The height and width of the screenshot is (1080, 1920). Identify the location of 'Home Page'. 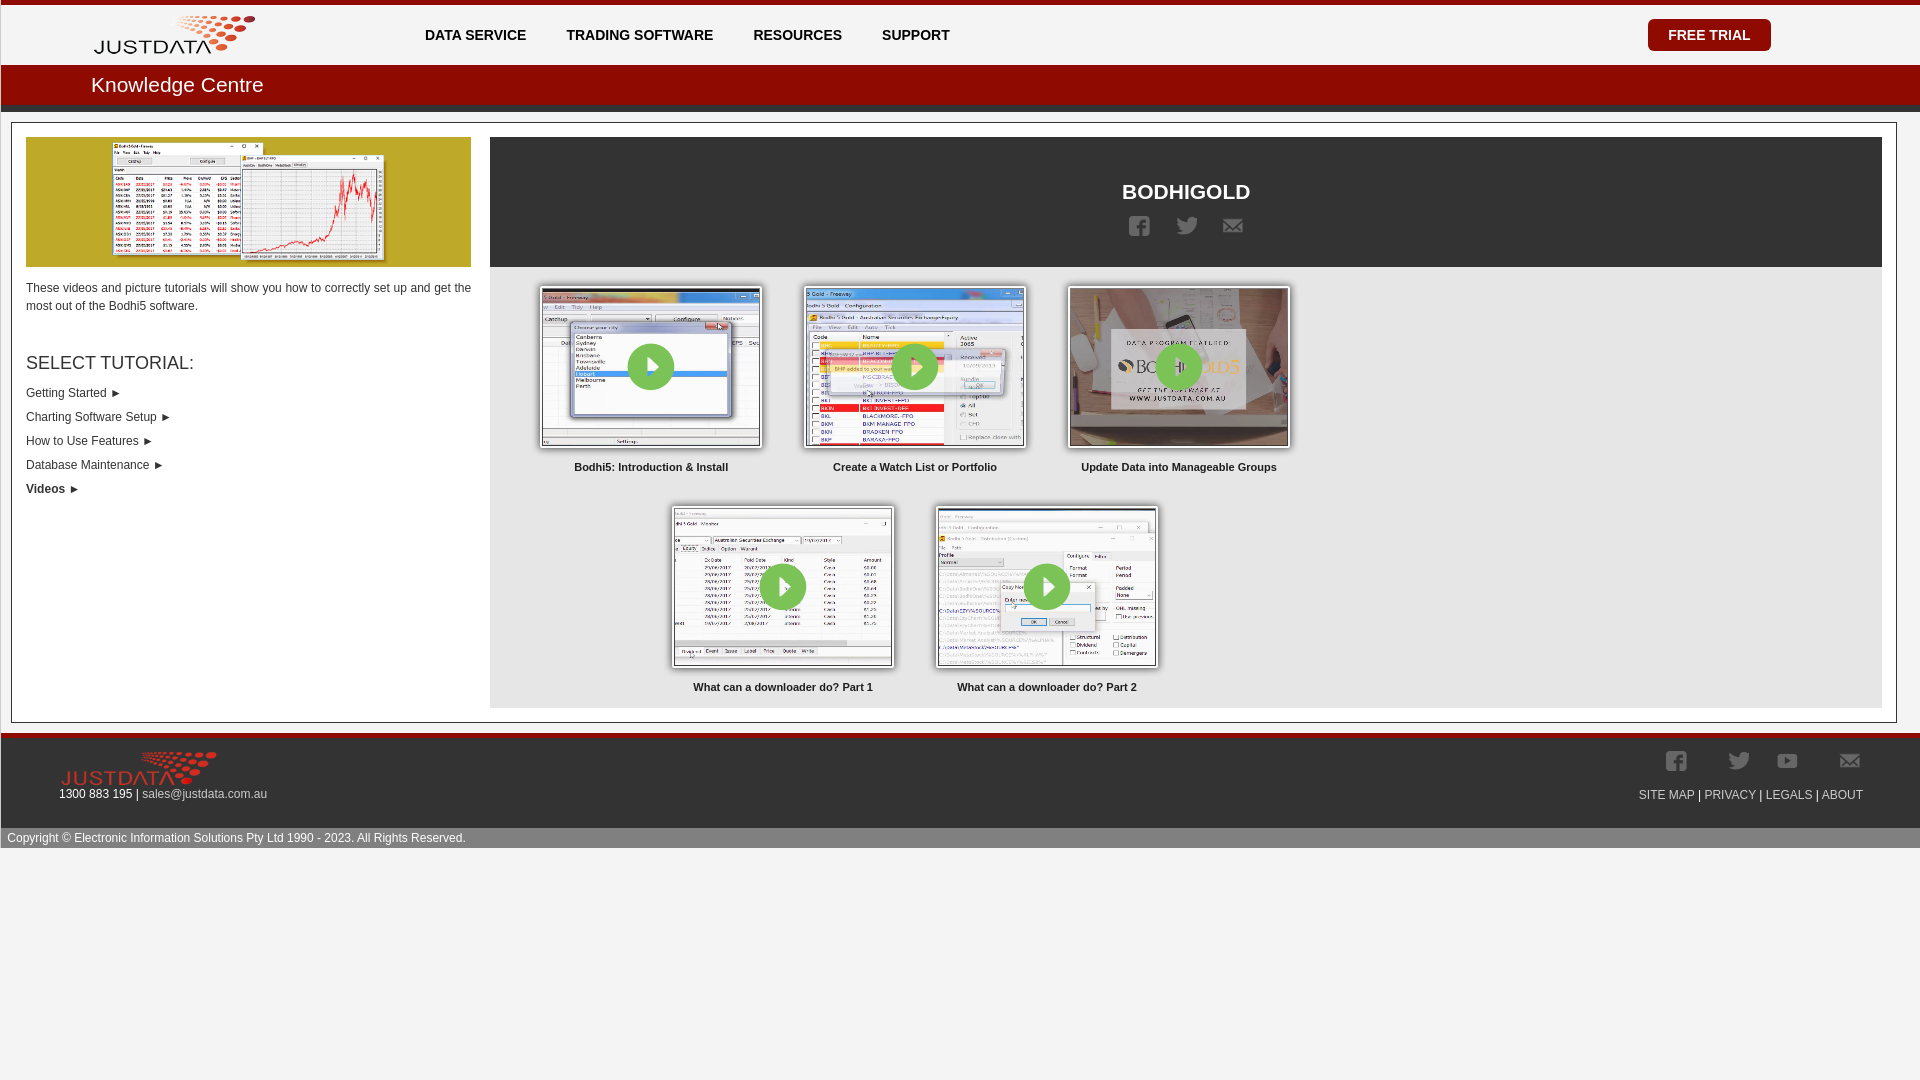
(93, 34).